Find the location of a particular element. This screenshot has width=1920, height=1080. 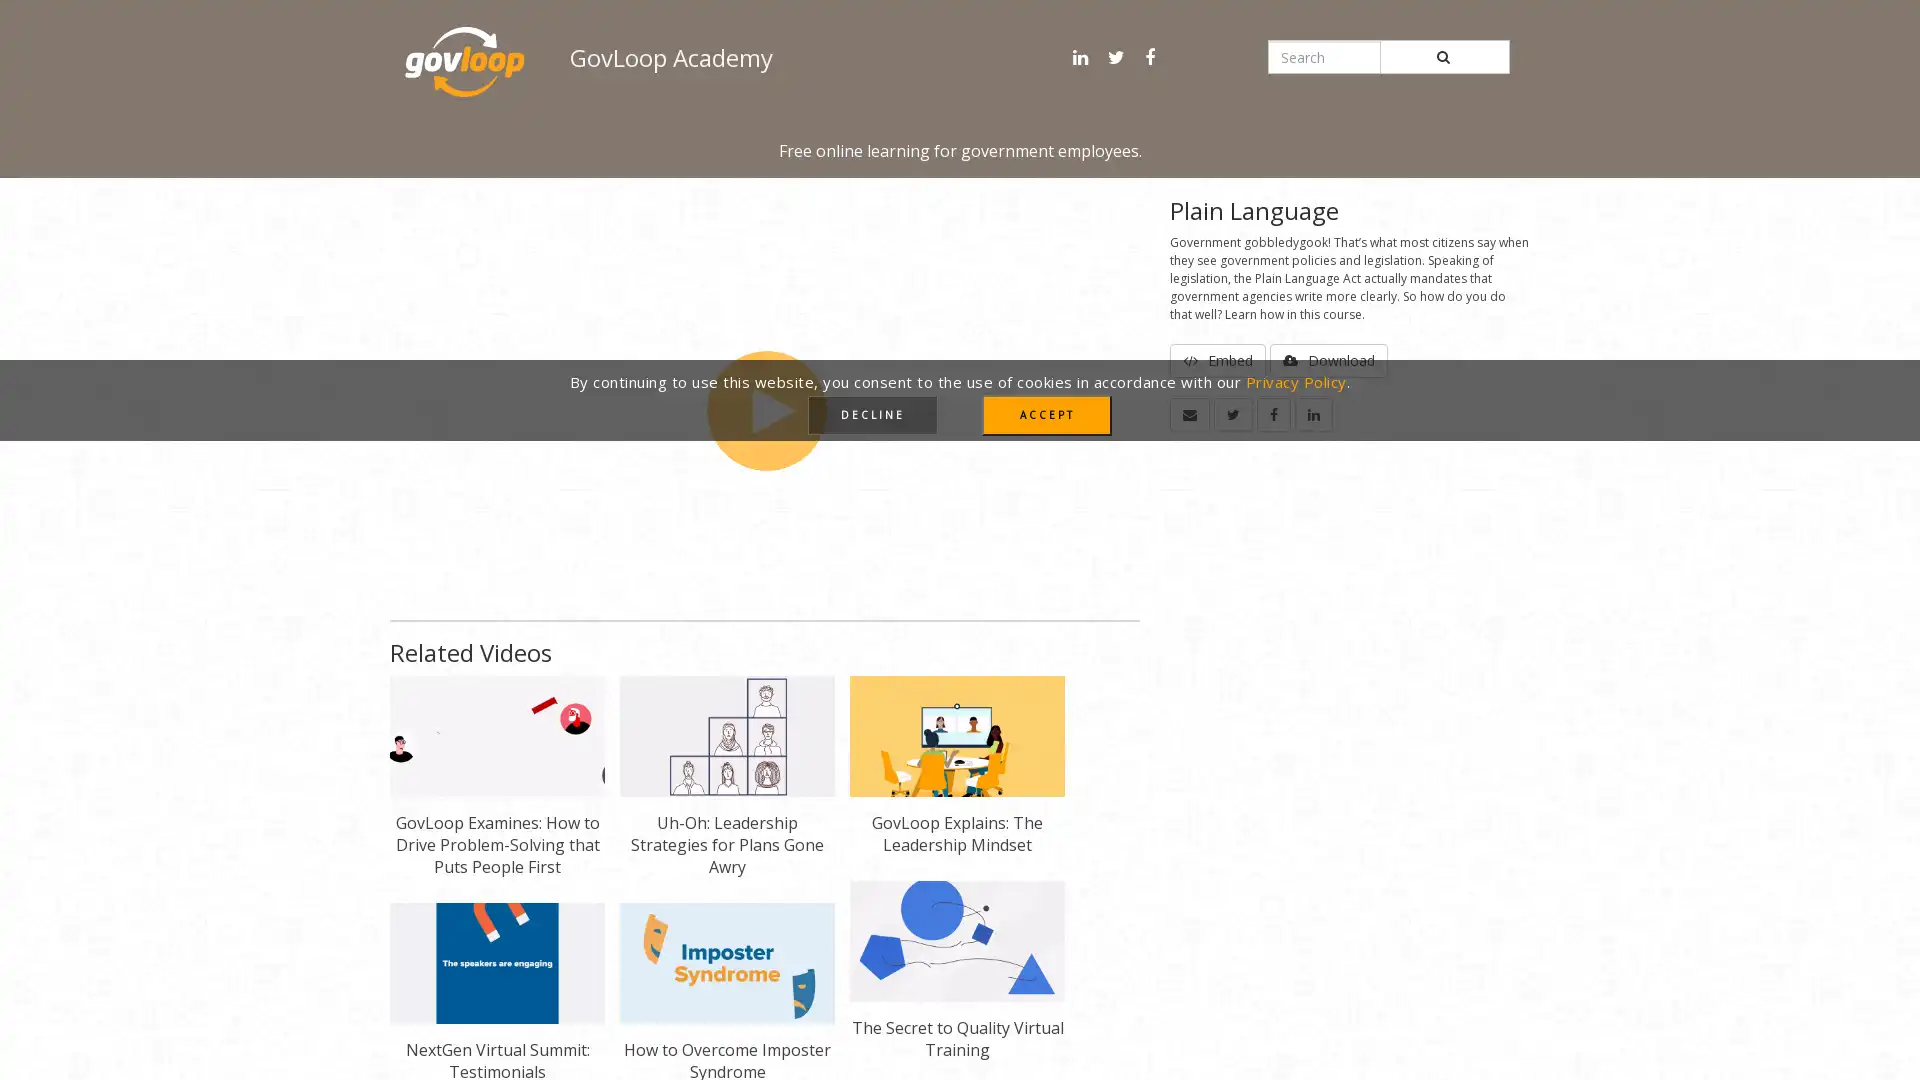

Download is located at coordinates (1329, 361).